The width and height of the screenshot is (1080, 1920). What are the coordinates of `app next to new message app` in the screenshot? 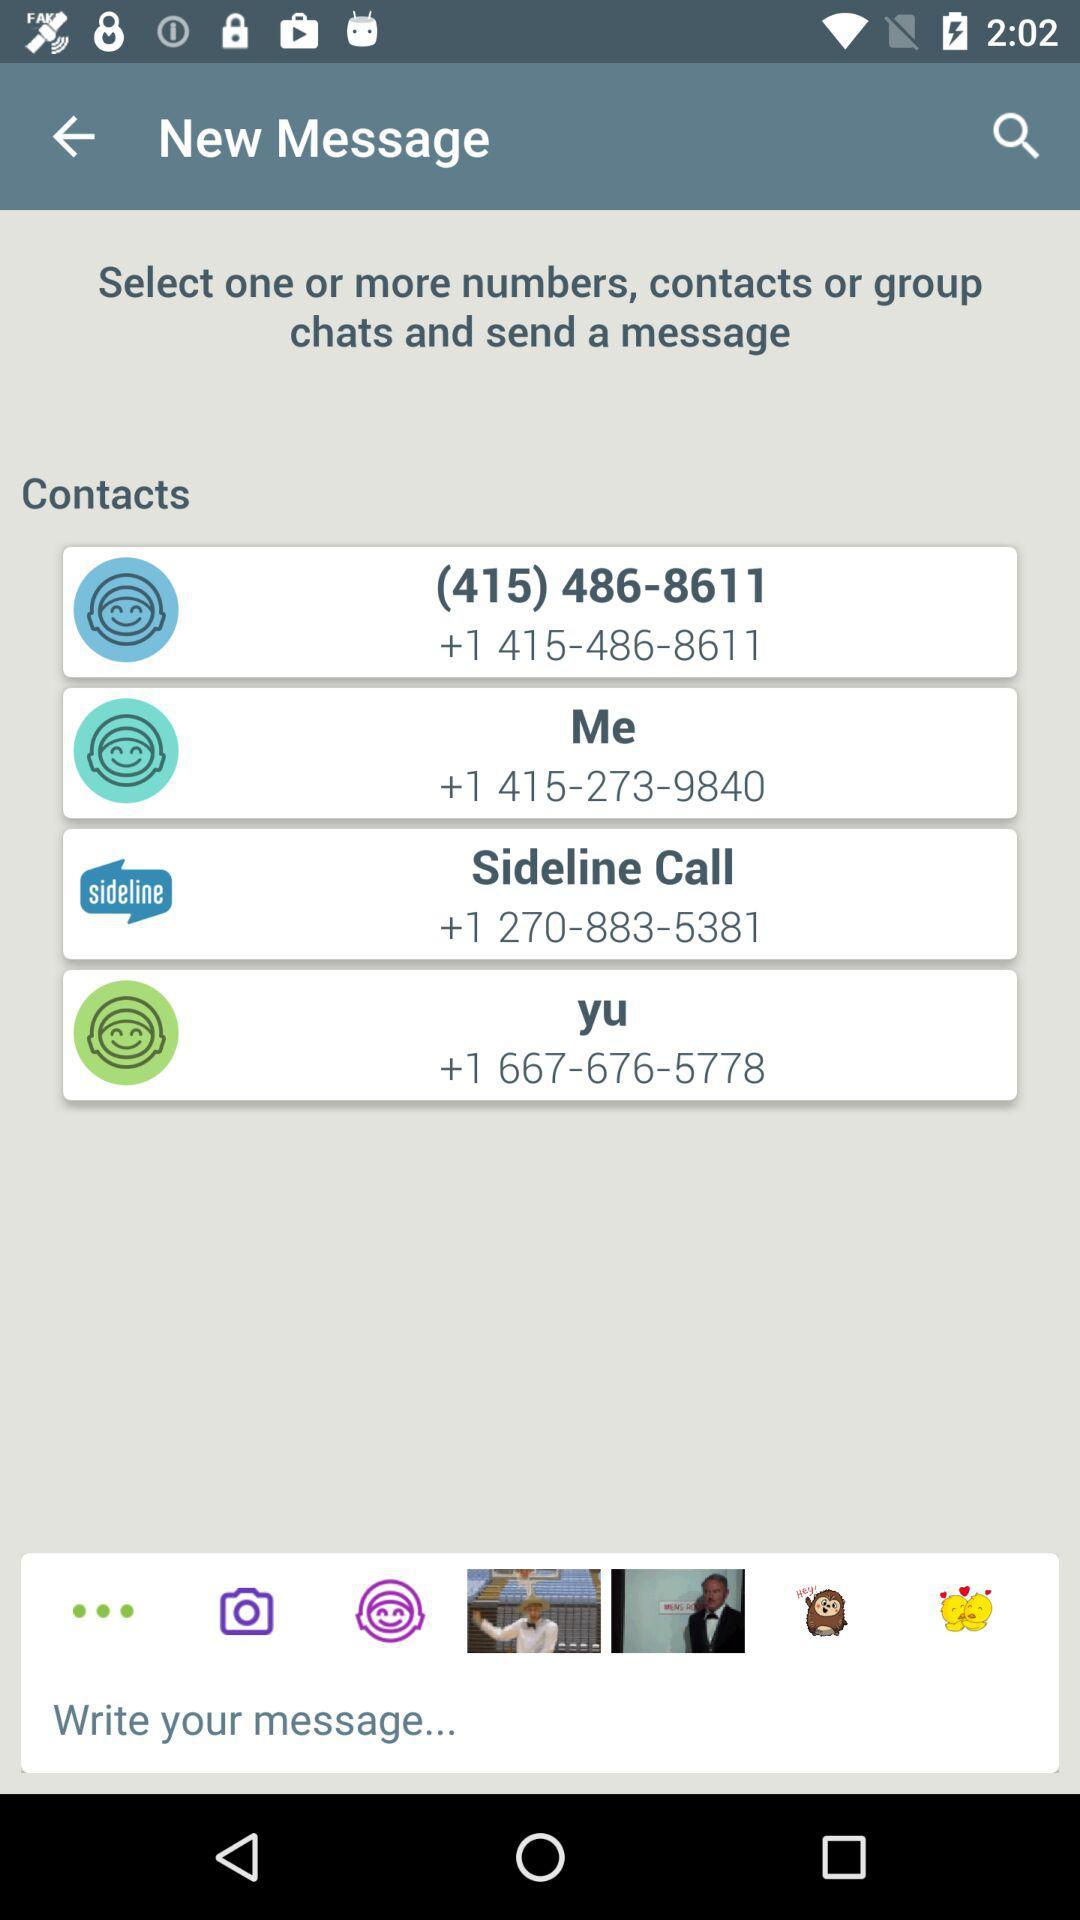 It's located at (72, 135).